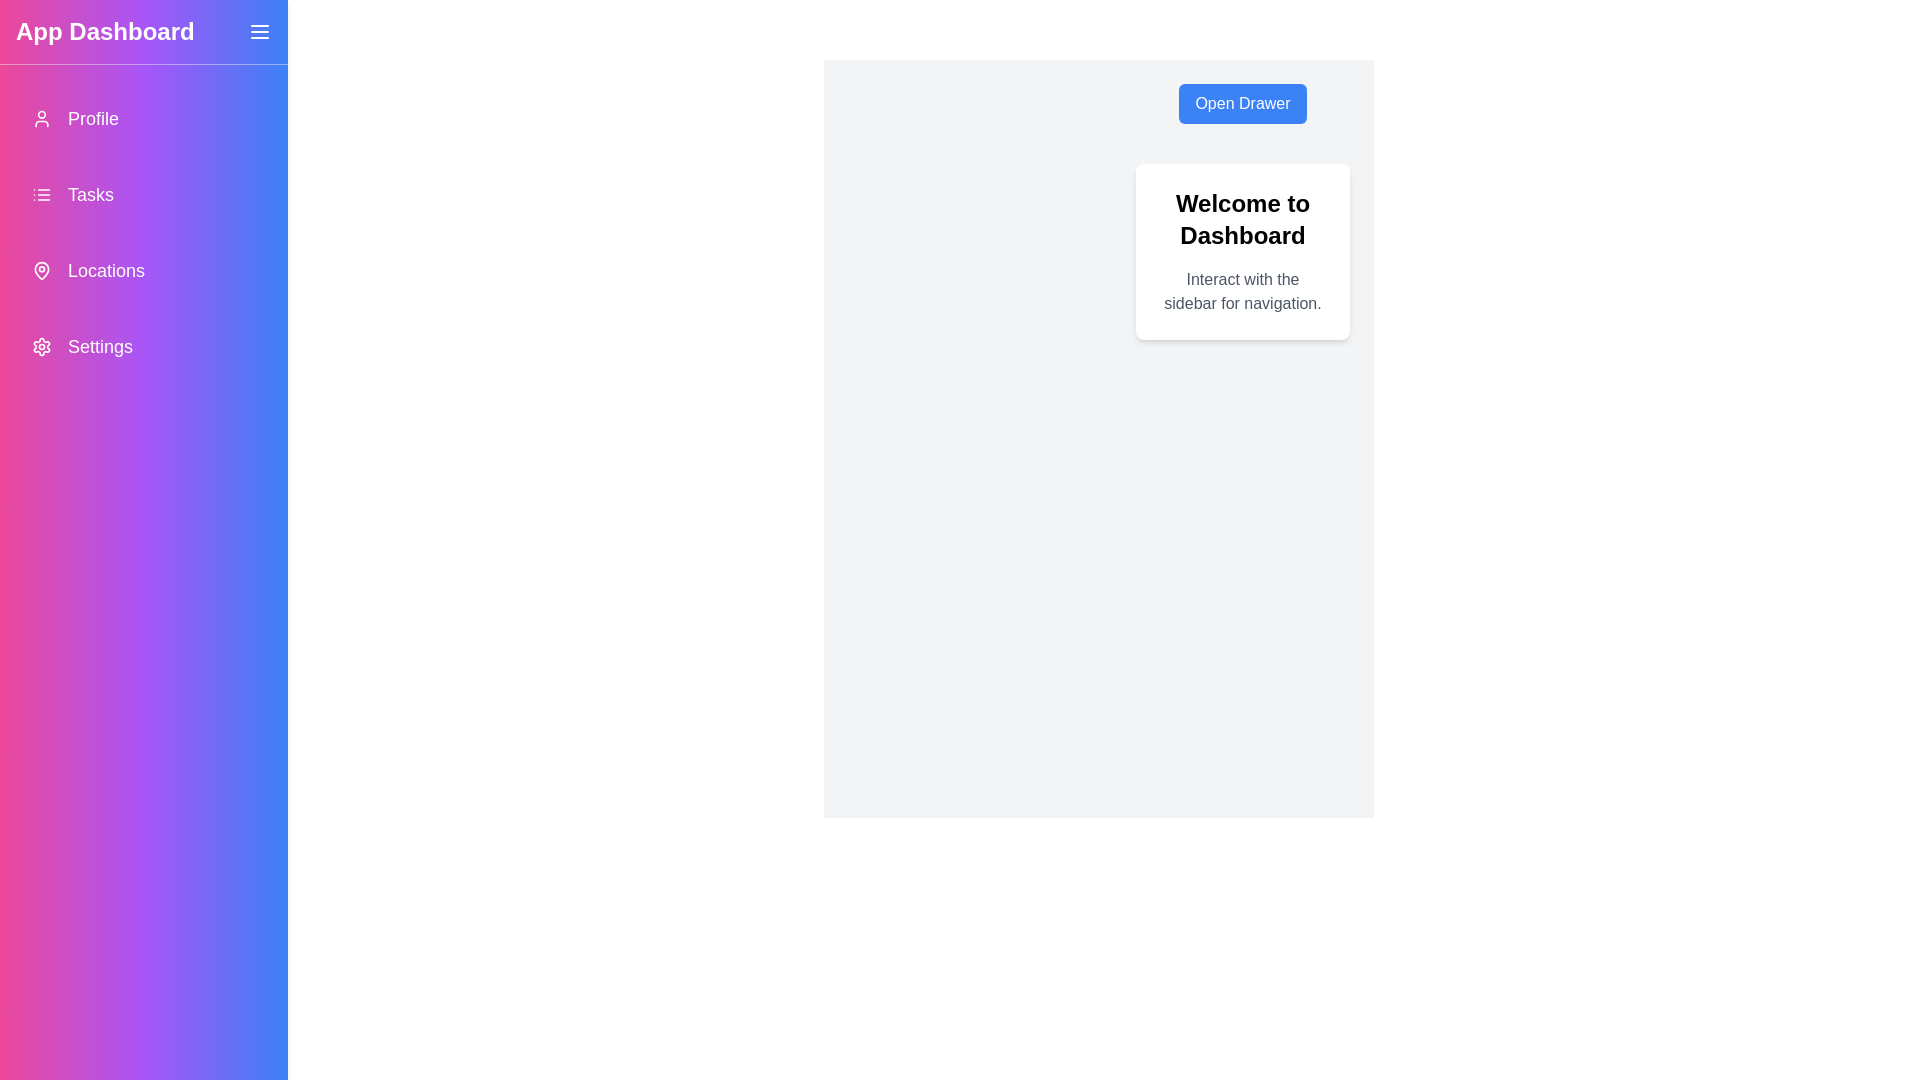  What do you see at coordinates (143, 270) in the screenshot?
I see `the navigation item Locations from the drawer` at bounding box center [143, 270].